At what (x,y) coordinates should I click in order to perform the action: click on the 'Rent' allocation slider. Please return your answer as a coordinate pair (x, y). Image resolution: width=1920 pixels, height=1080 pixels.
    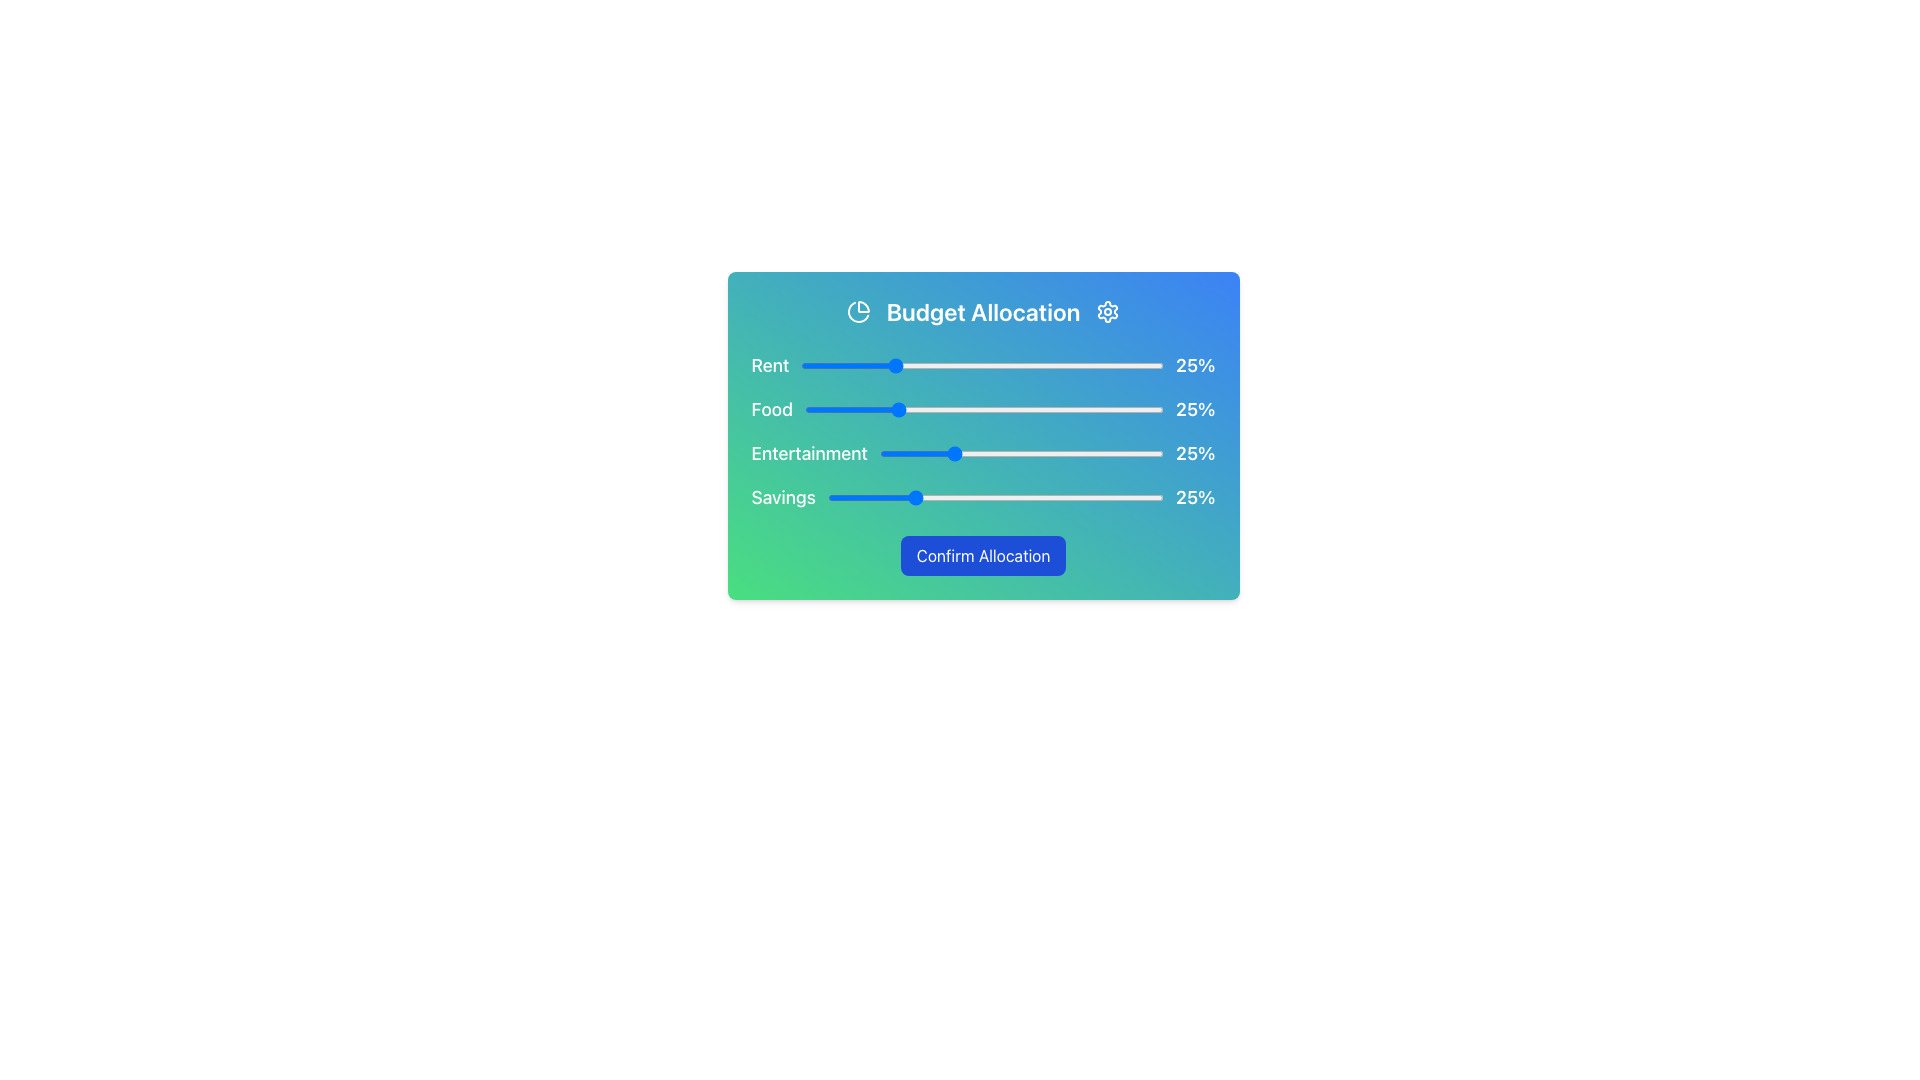
    Looking at the image, I should click on (837, 366).